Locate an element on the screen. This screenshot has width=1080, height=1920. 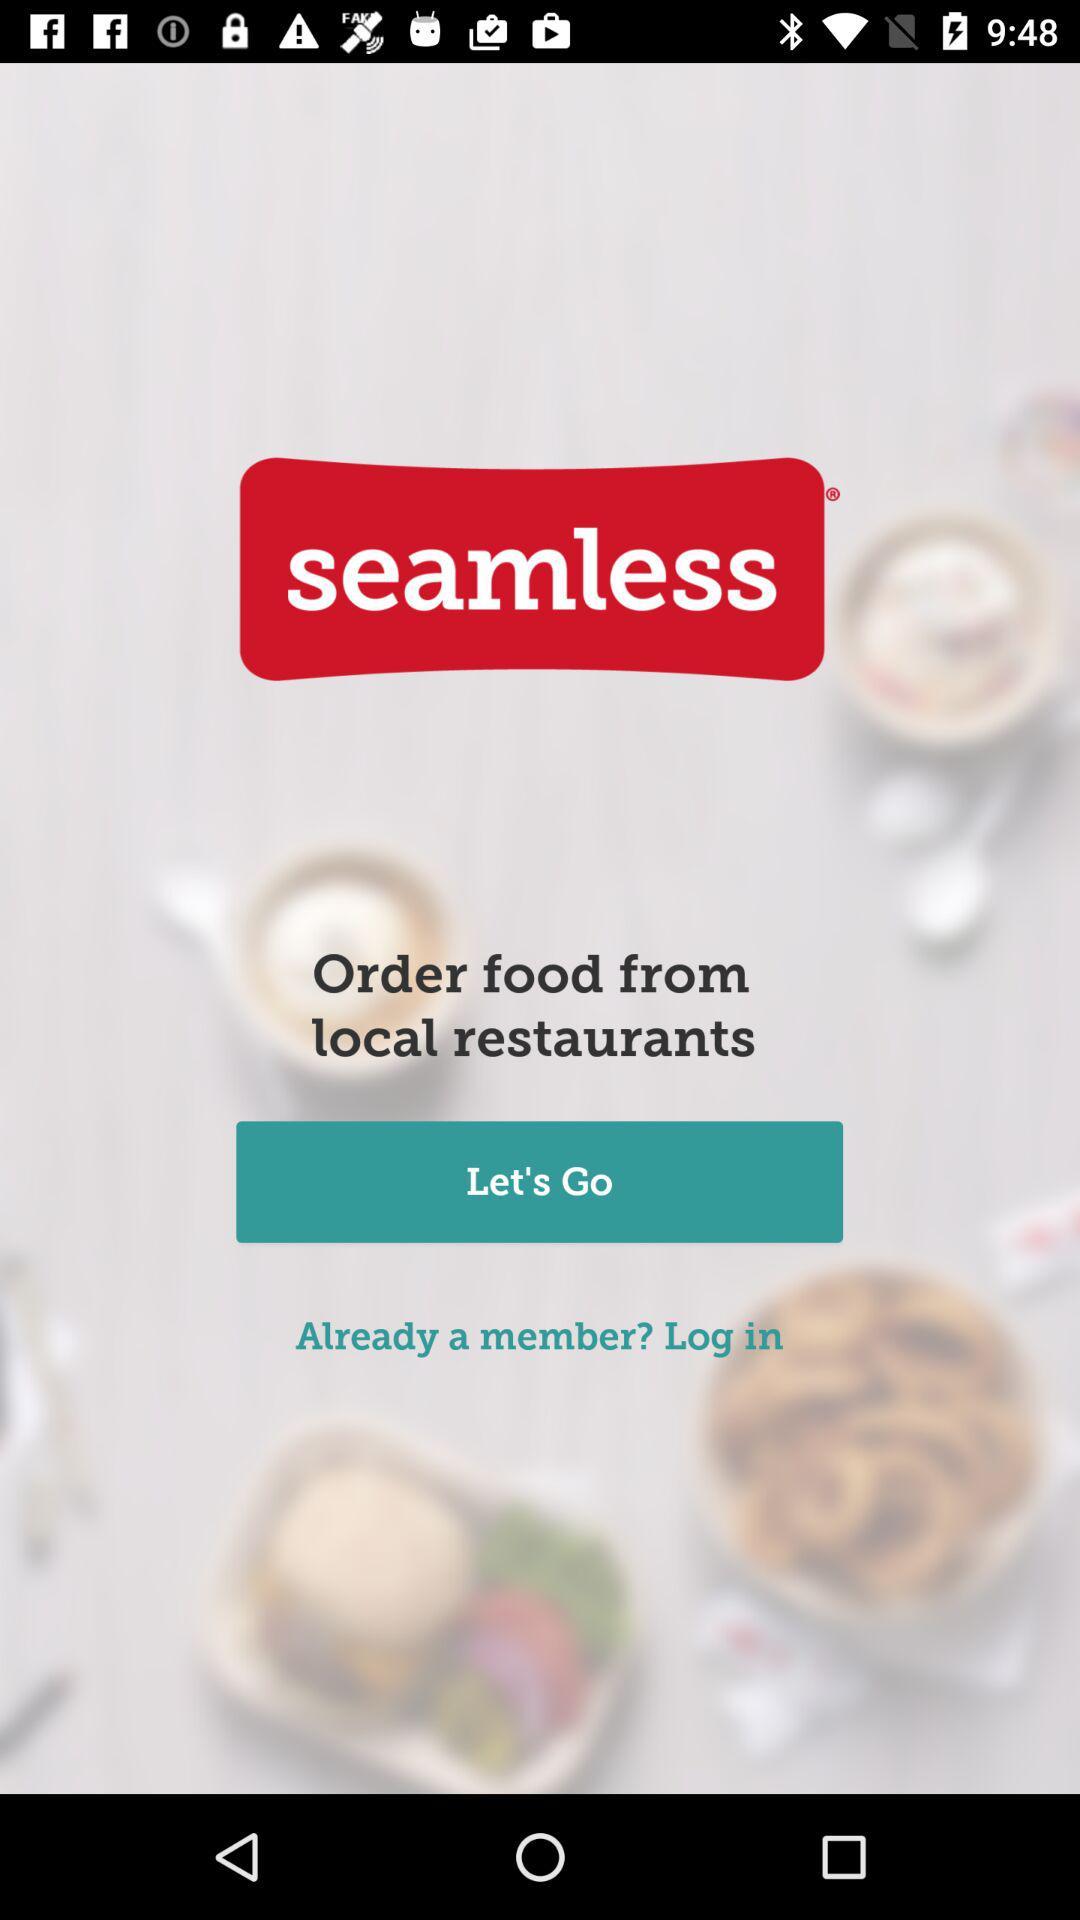
icon below the let's go item is located at coordinates (538, 1336).